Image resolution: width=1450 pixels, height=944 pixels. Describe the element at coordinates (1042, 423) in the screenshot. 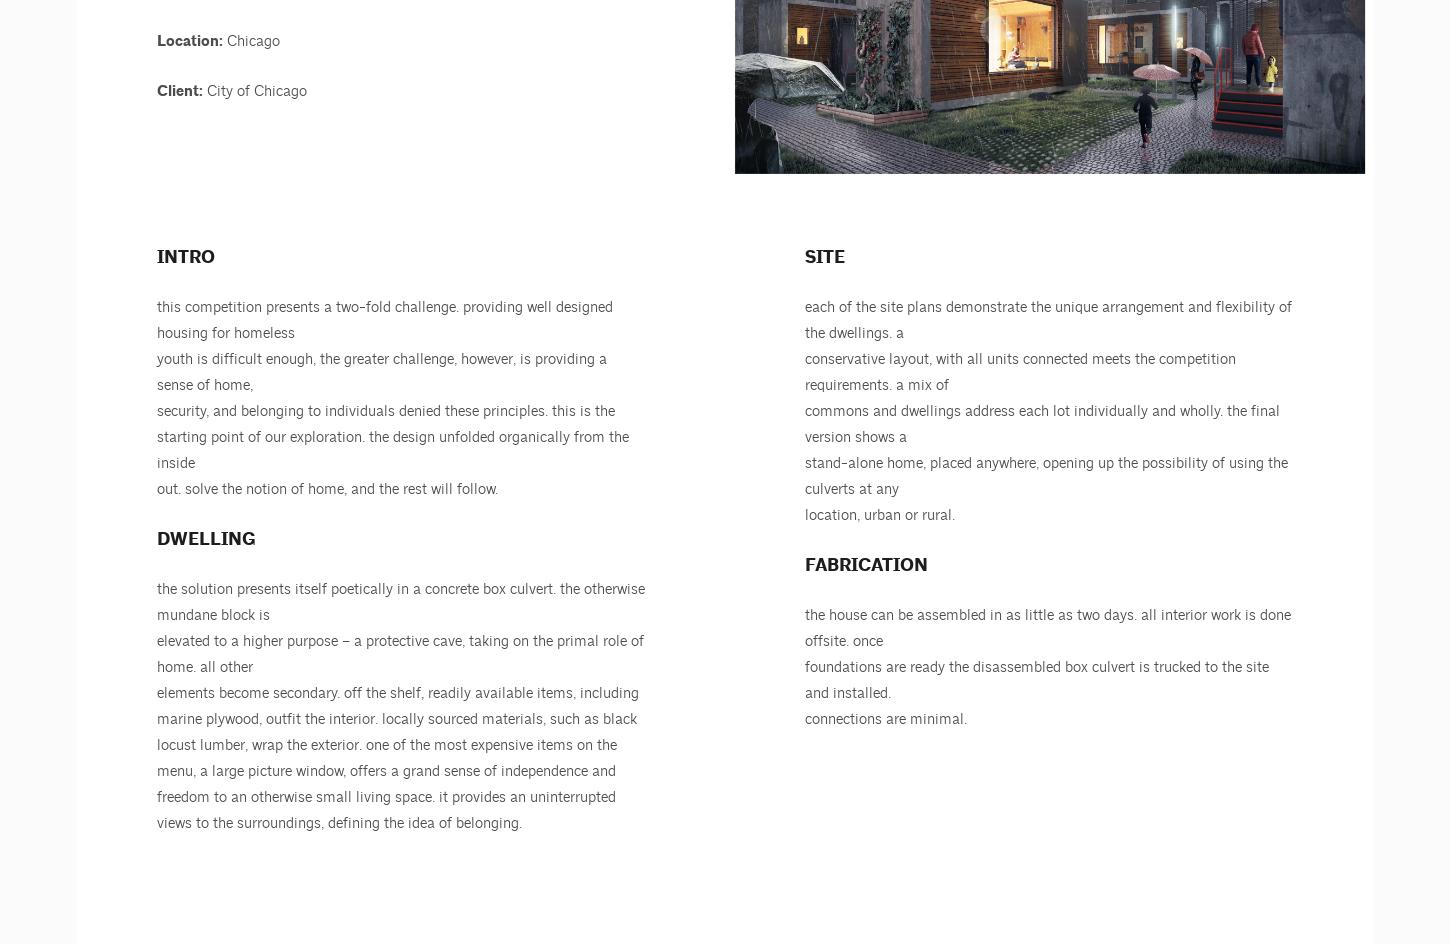

I see `'commons and dwellings address each lot individually and wholly. the final version shows a'` at that location.